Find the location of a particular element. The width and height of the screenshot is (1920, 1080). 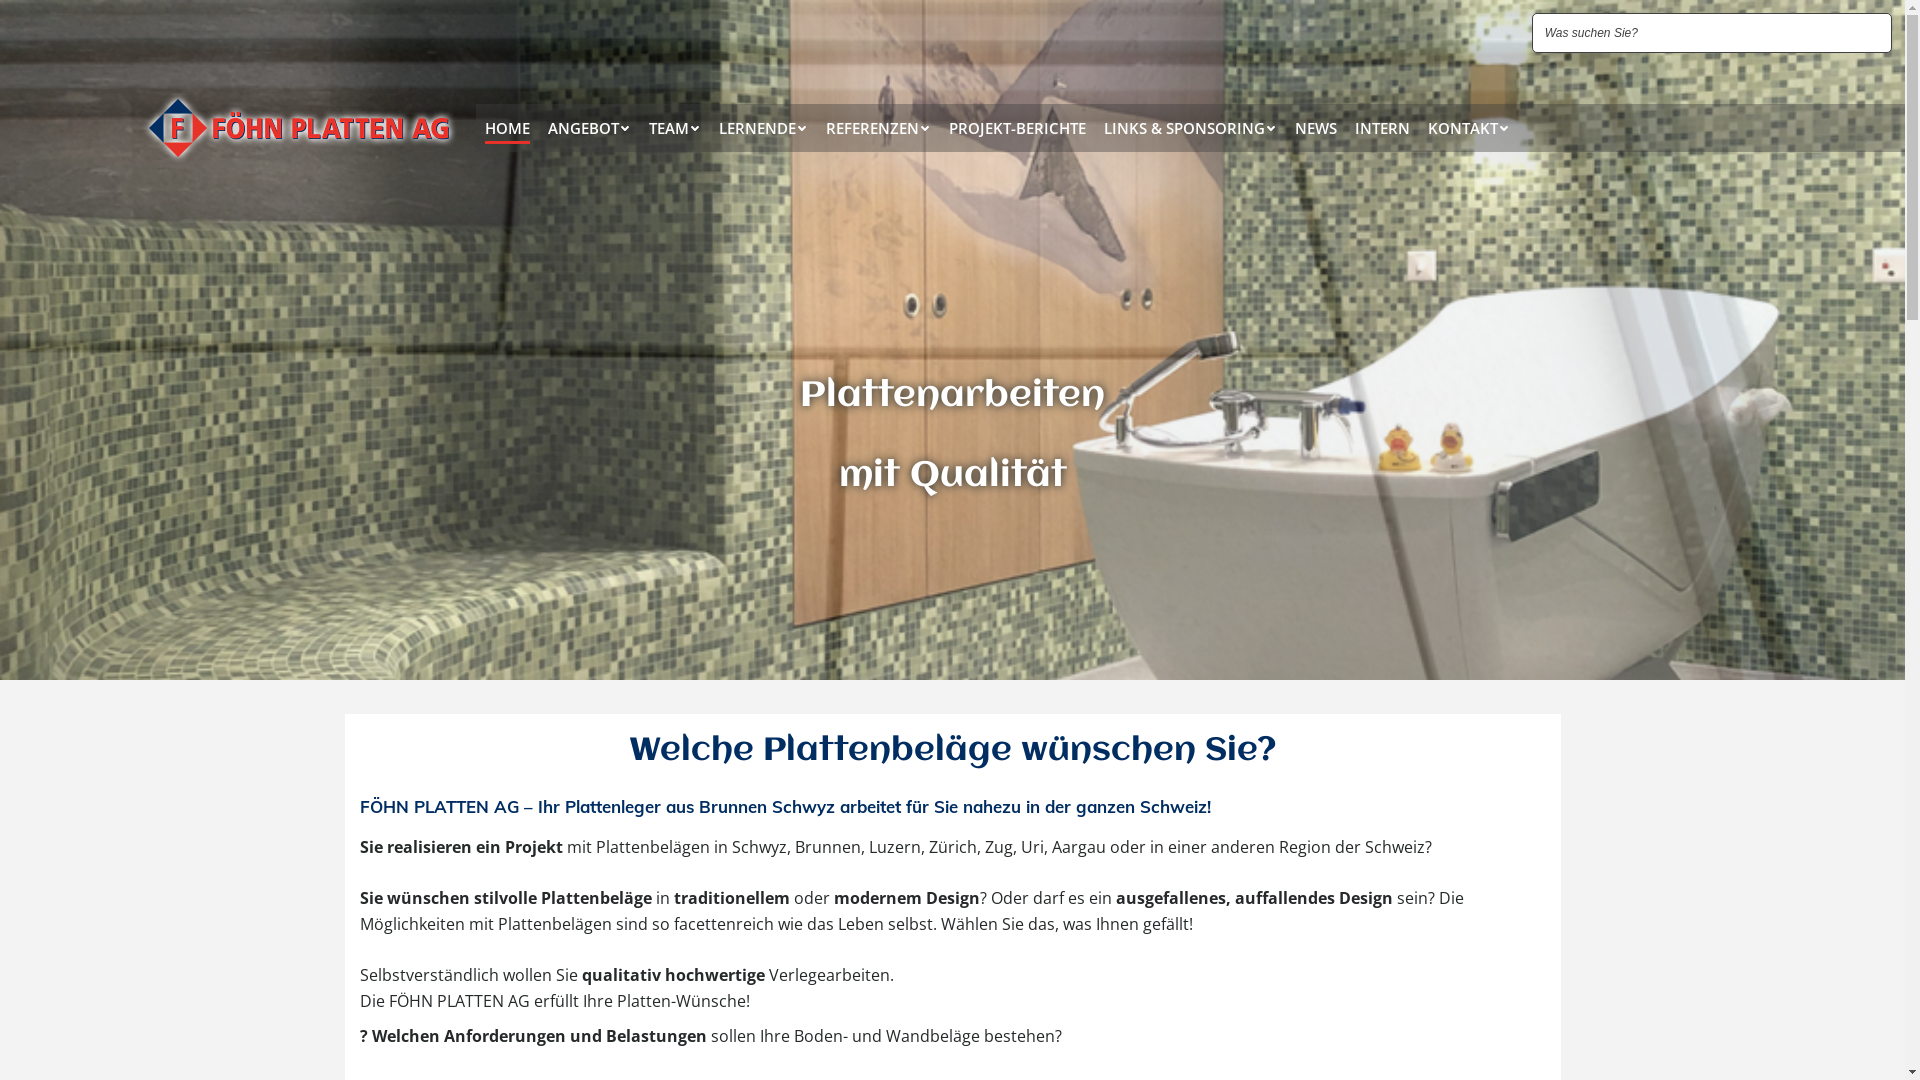

'INTERN' is located at coordinates (1381, 128).